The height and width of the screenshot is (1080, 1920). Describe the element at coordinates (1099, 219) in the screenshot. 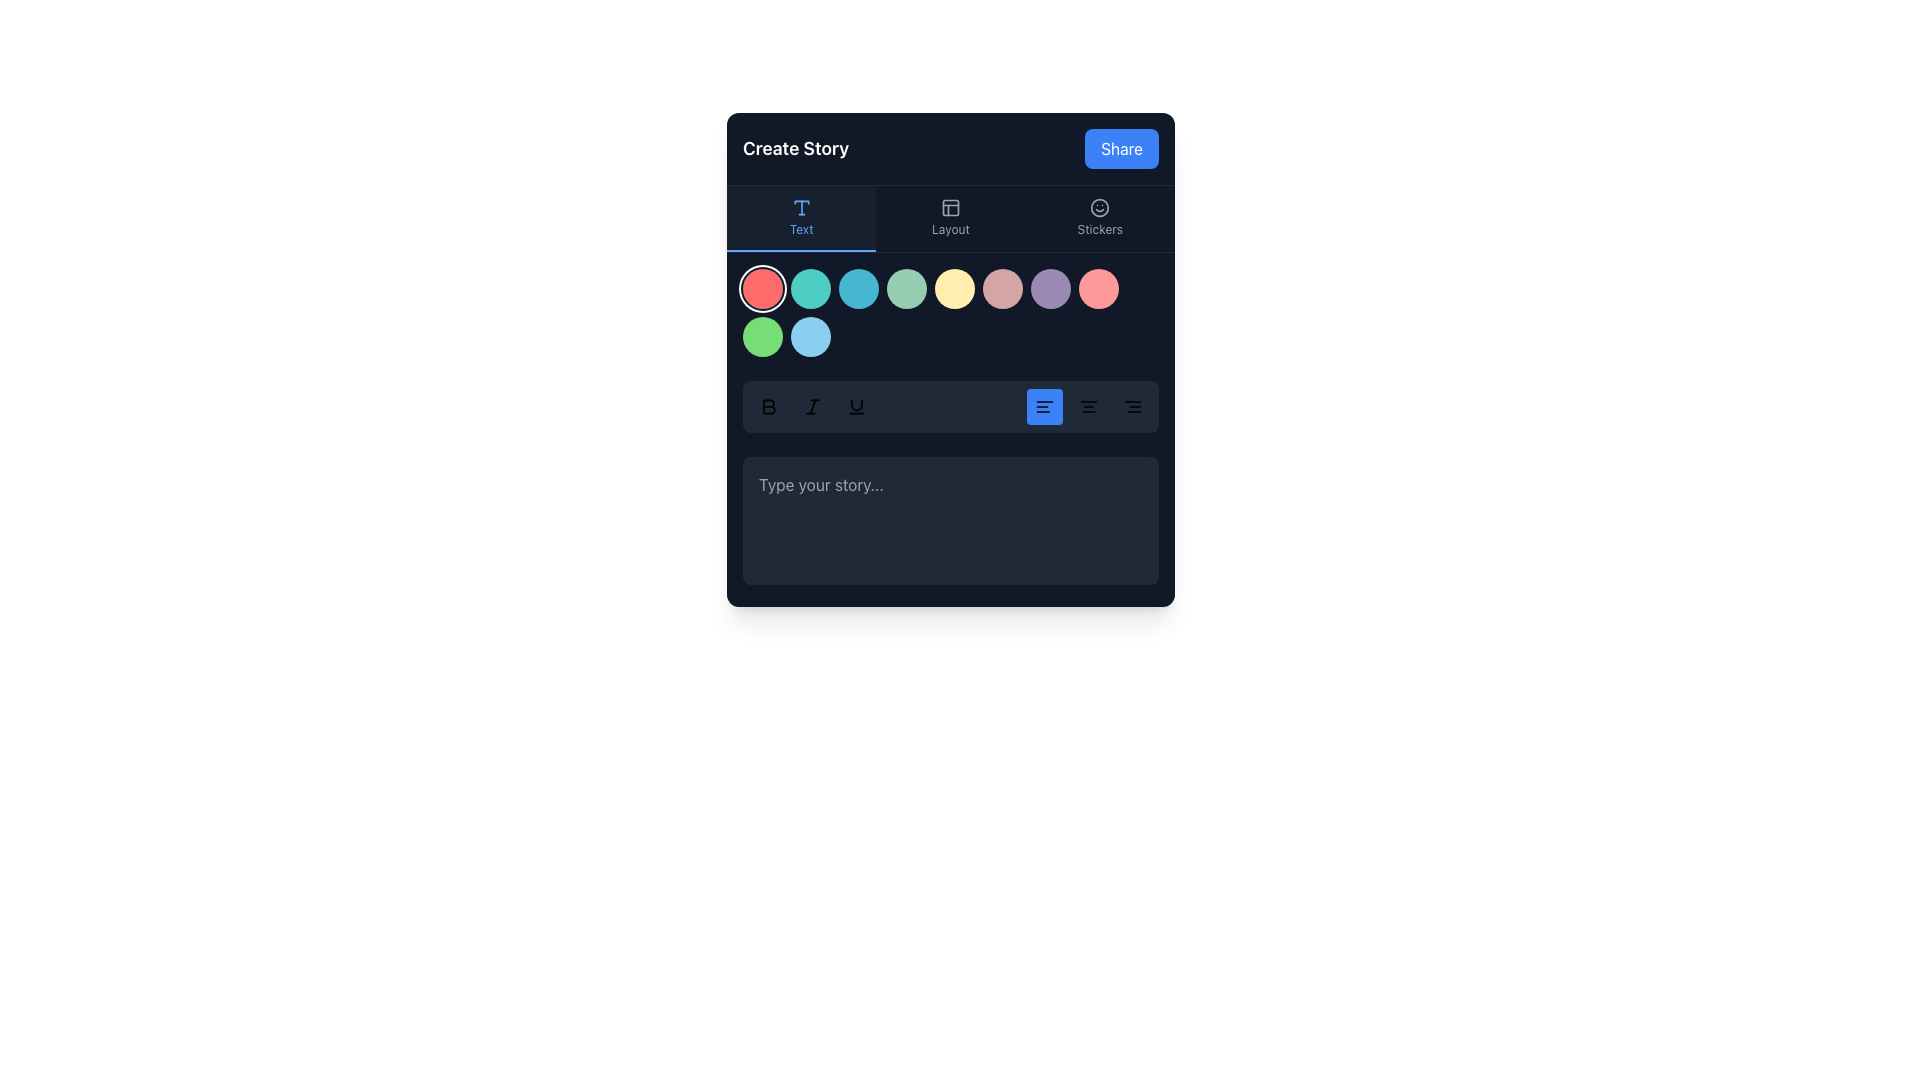

I see `the 'Stickers' button, which is a rectangular button with the text 'Stickers' and a smiling face icon, located at the rightmost position among three buttons in the top section of the interface` at that location.